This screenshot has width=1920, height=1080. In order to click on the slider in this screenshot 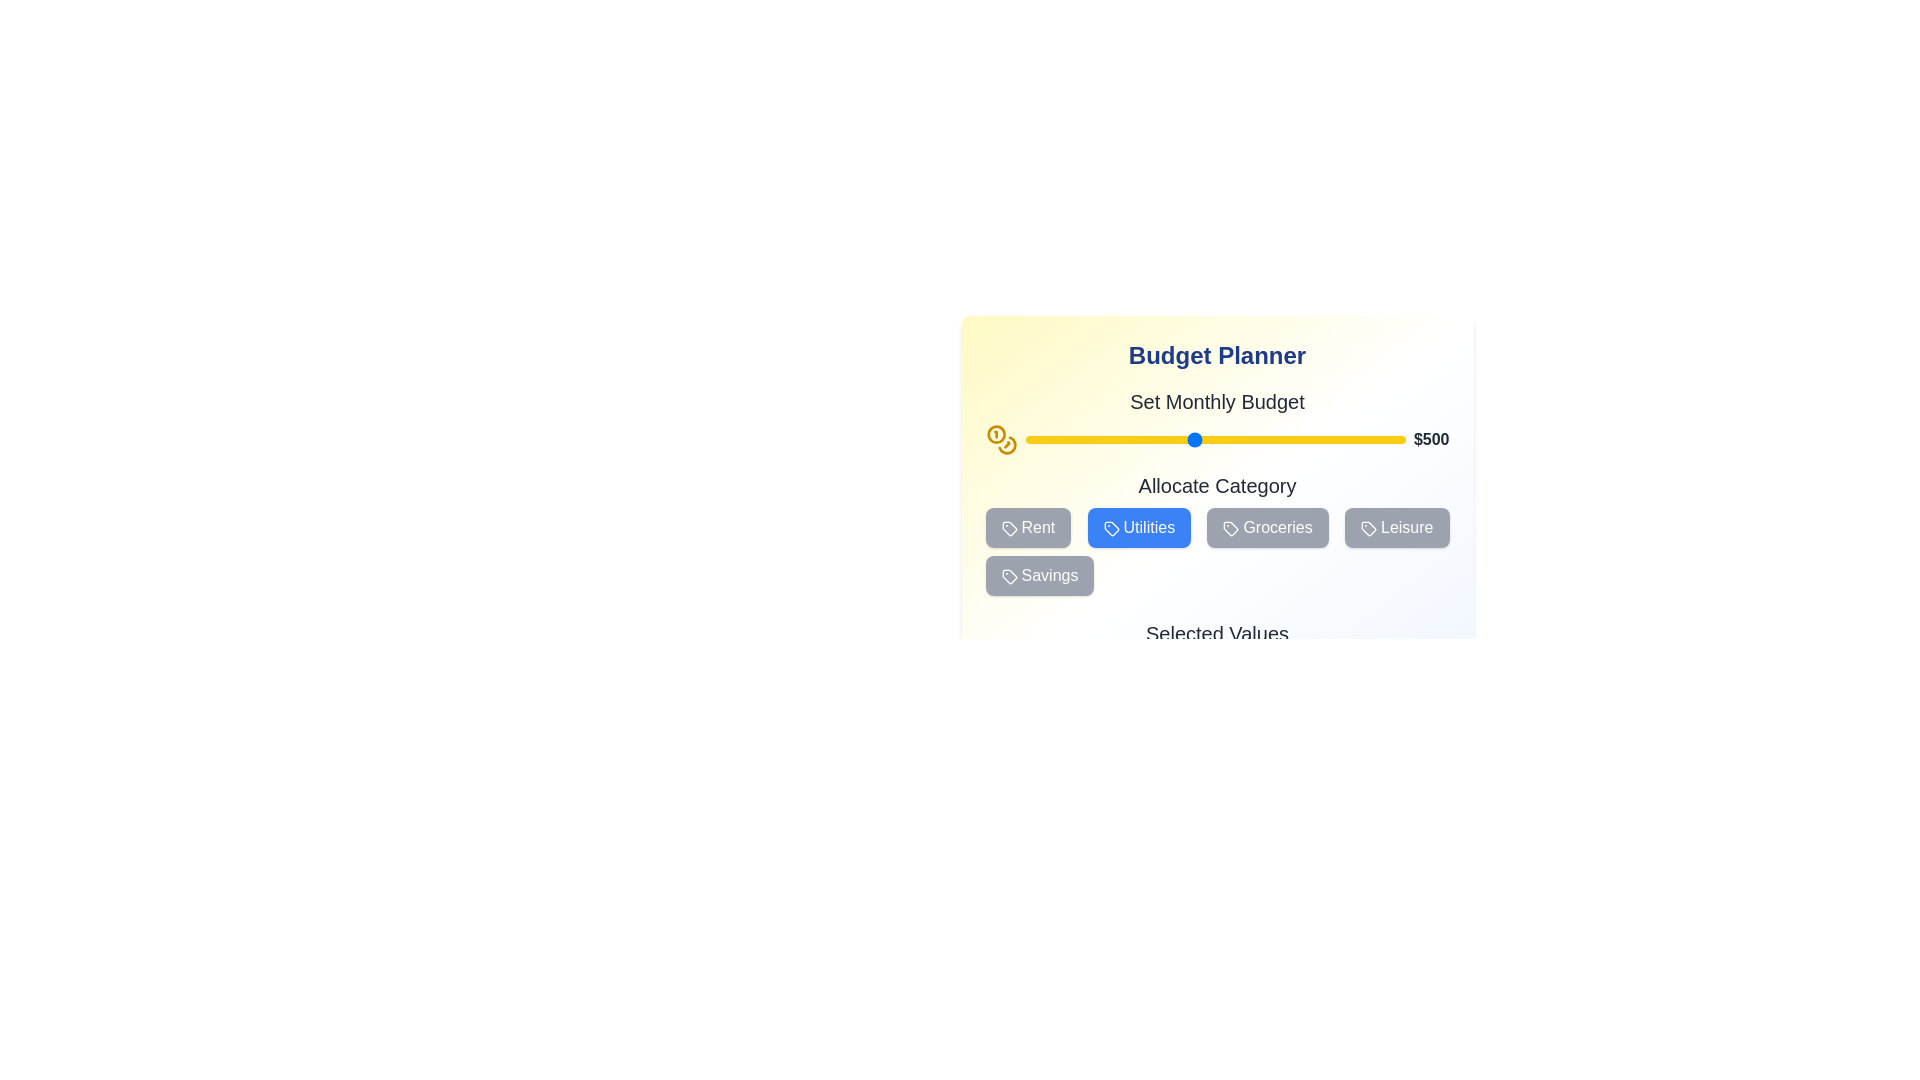, I will do `click(1077, 438)`.